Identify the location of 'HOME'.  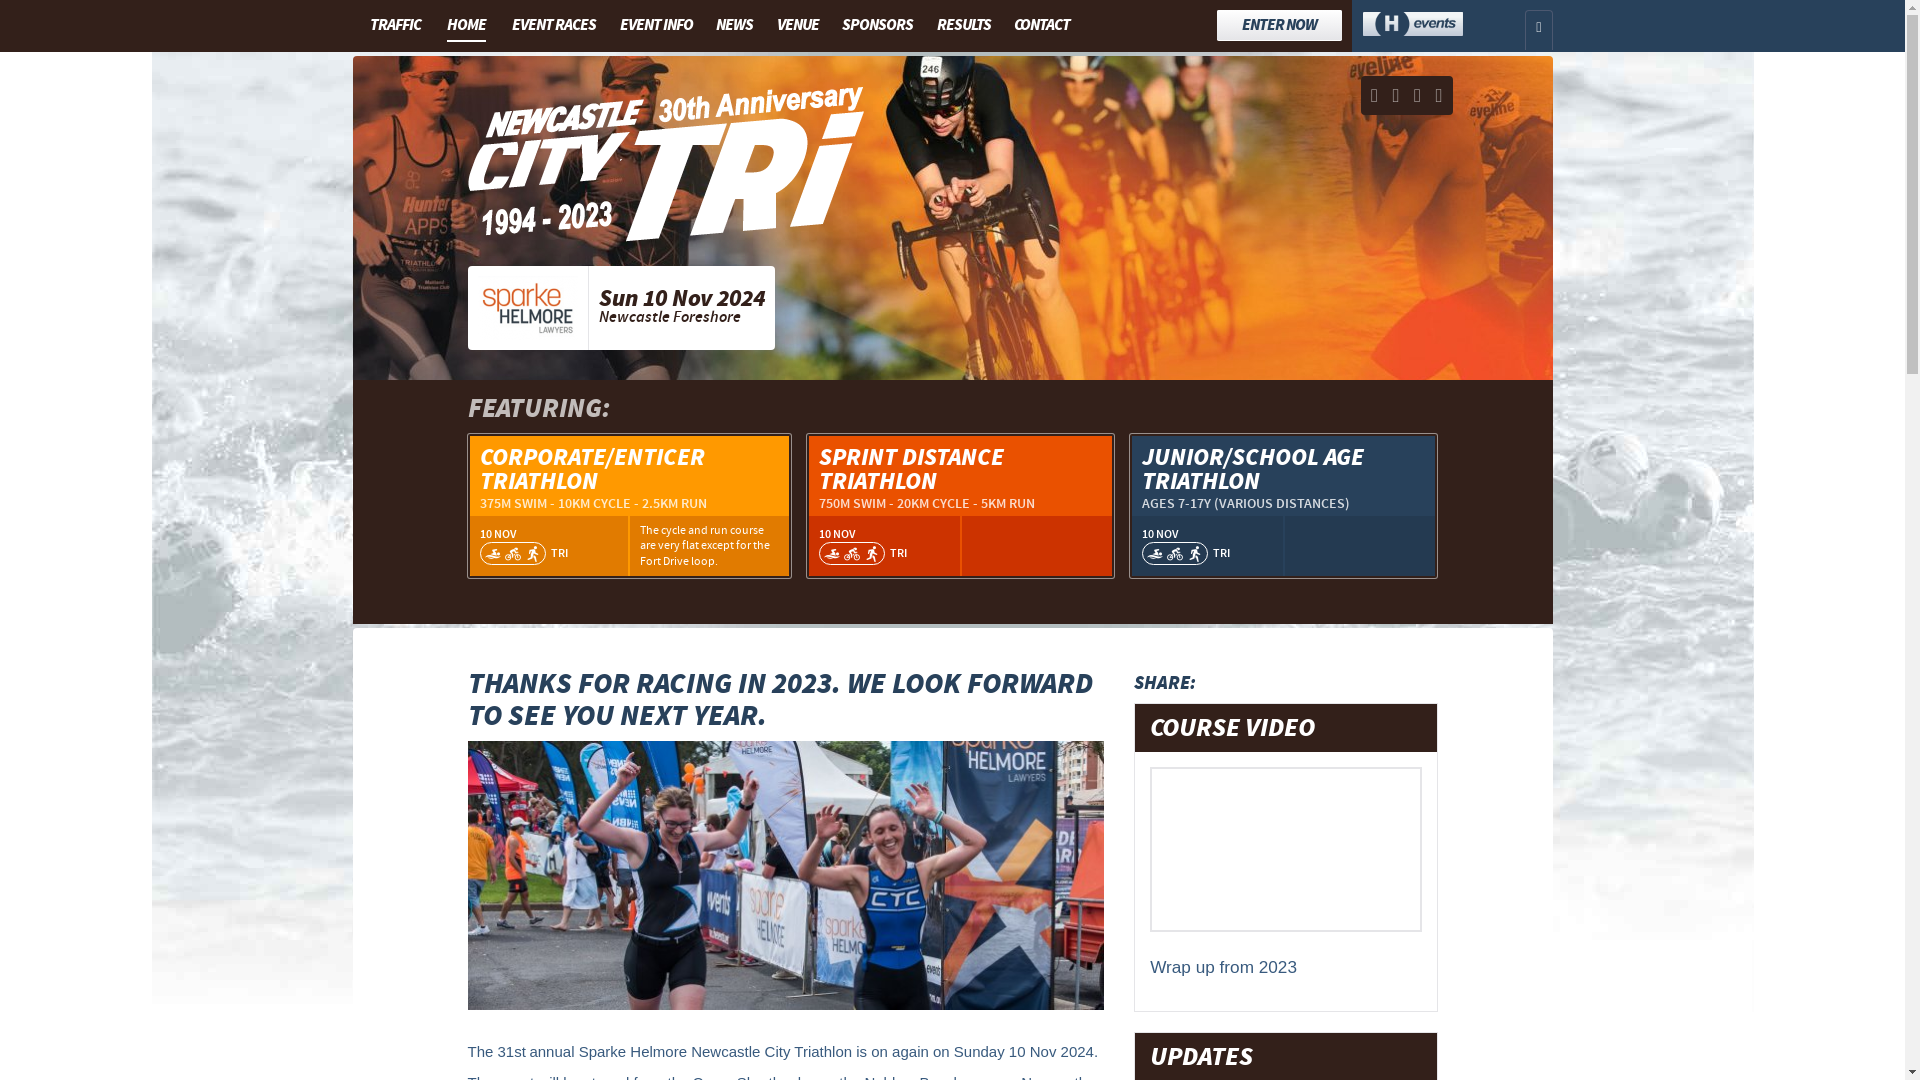
(465, 26).